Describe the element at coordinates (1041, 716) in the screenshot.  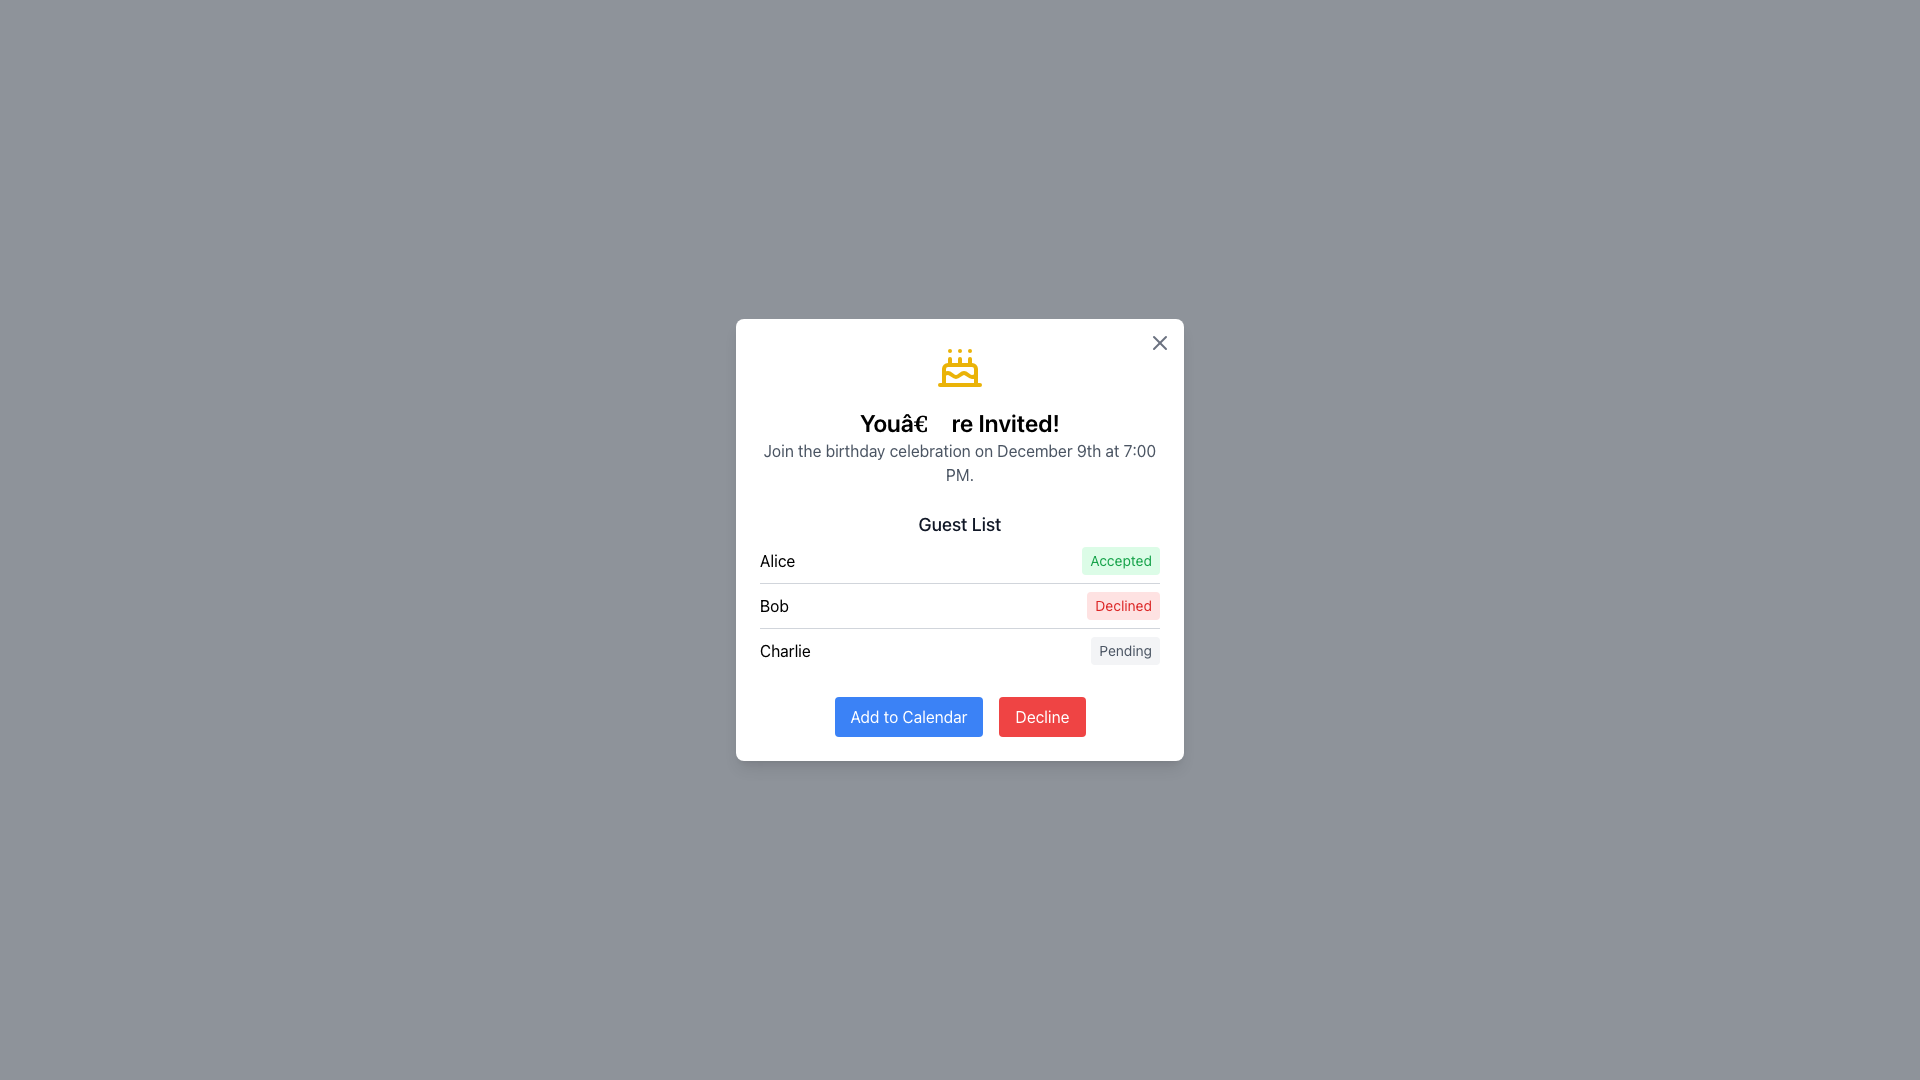
I see `the reject button located at the bottom-right corner of the modal, adjacent to the 'Add to Calendar' button to decline the current context or invitation` at that location.